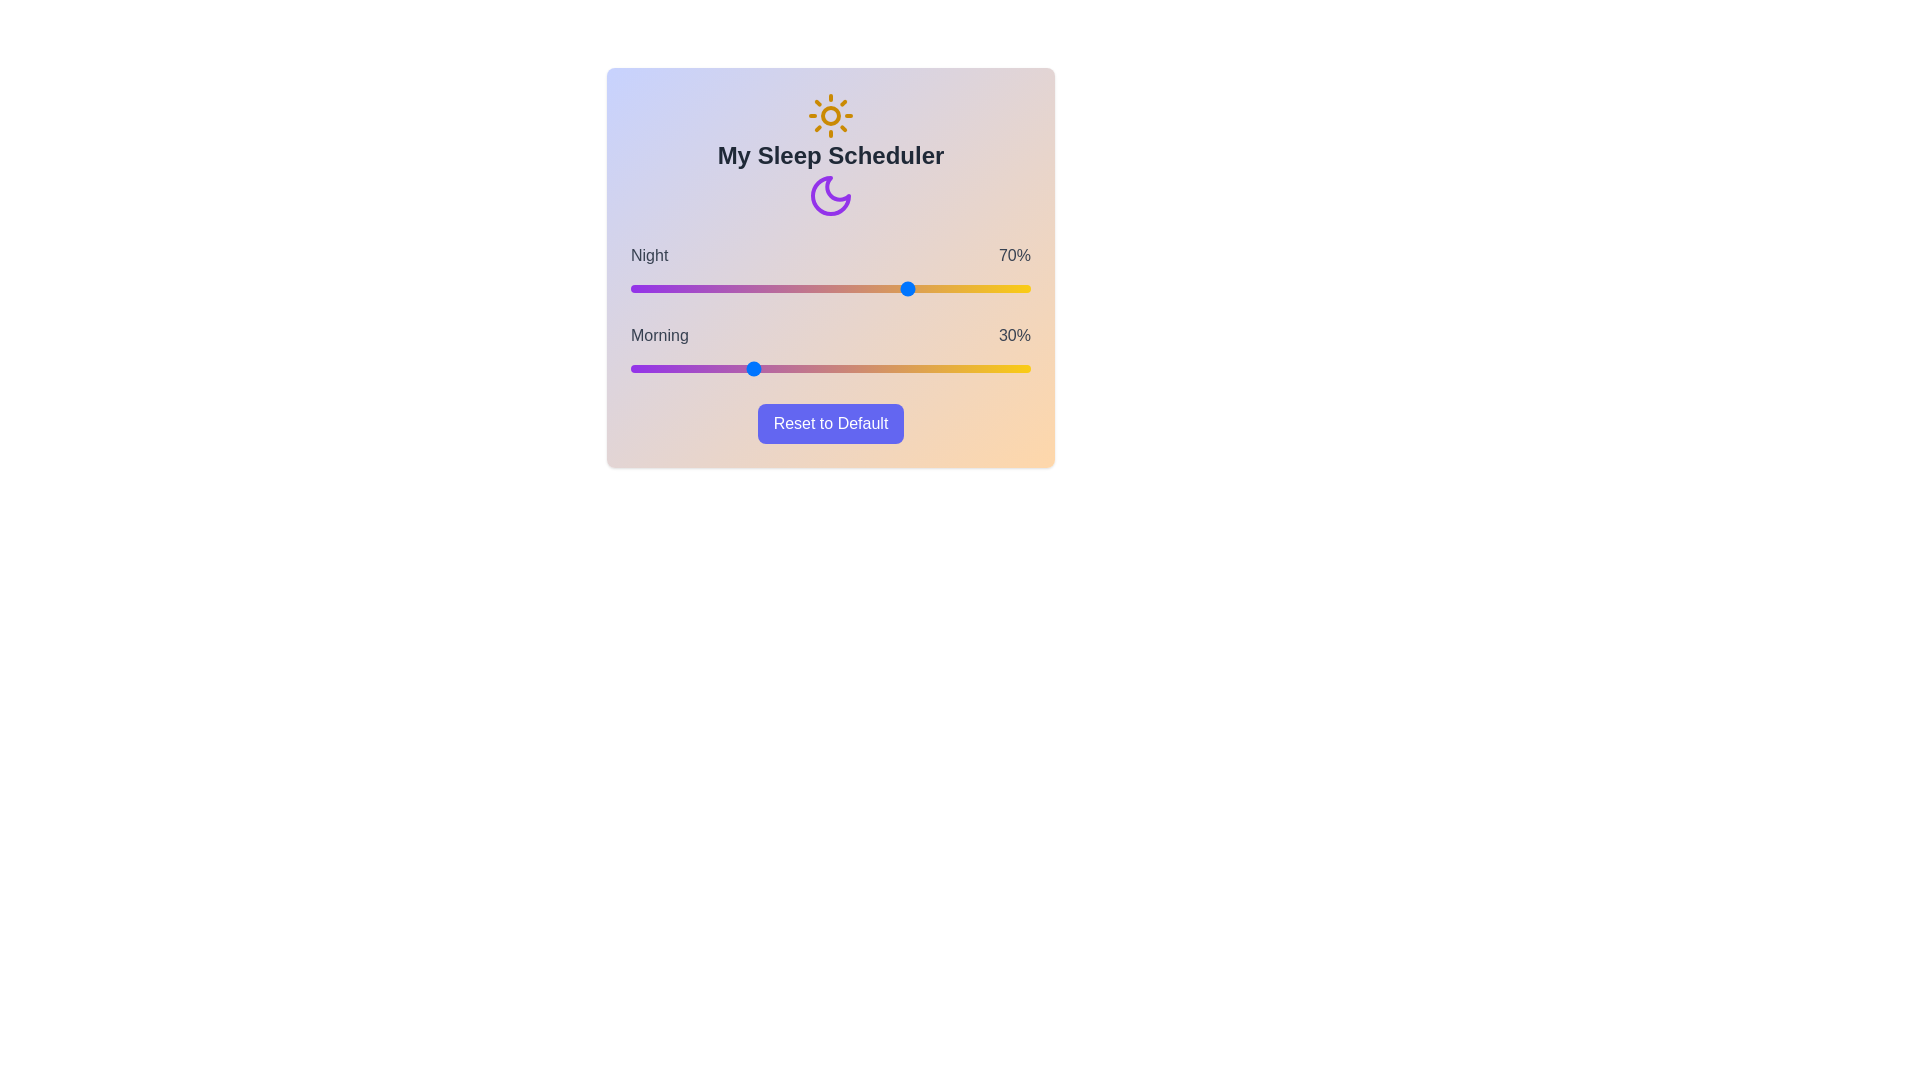  What do you see at coordinates (629, 289) in the screenshot?
I see `the 'Night' slider to 0%` at bounding box center [629, 289].